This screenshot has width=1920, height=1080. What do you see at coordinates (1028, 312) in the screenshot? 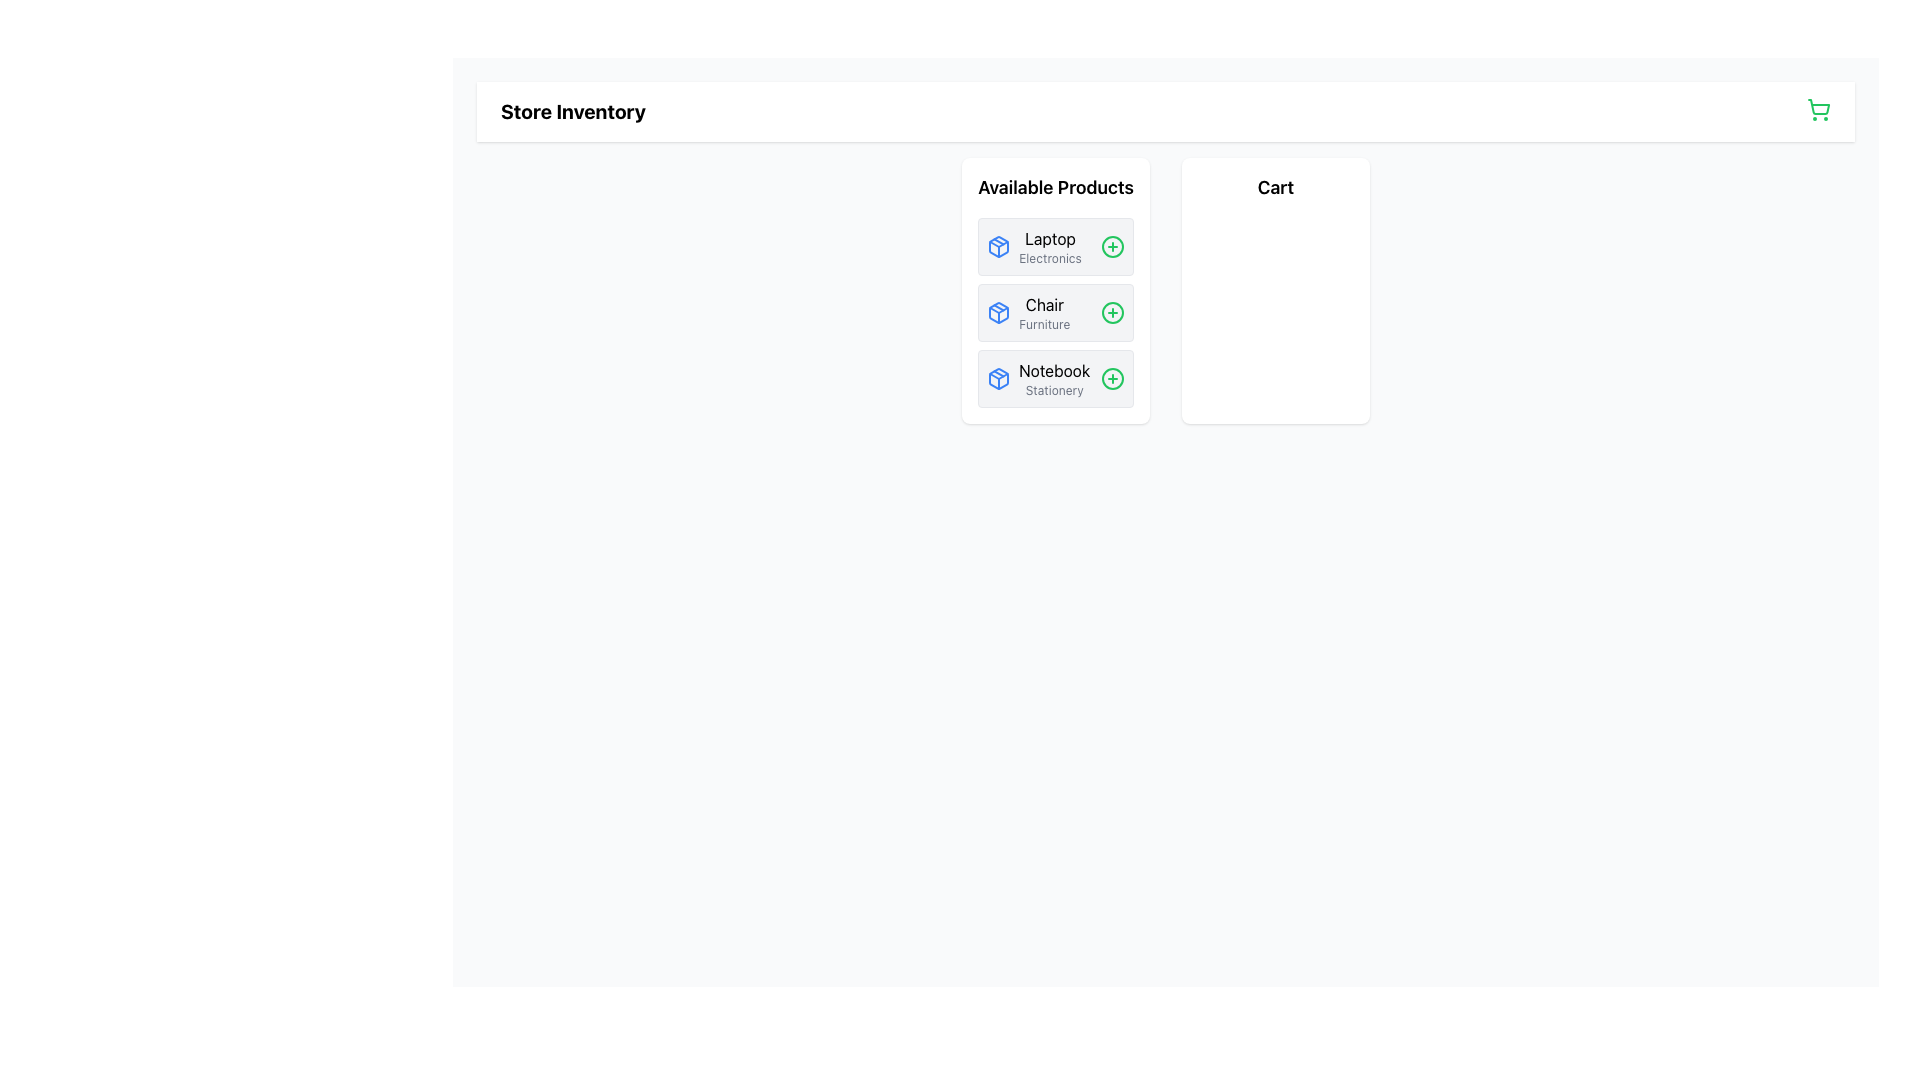
I see `the second Card component in the 'Available Products' section, which features a blue package icon and the text 'Chair' with 'Furniture' underneath` at bounding box center [1028, 312].